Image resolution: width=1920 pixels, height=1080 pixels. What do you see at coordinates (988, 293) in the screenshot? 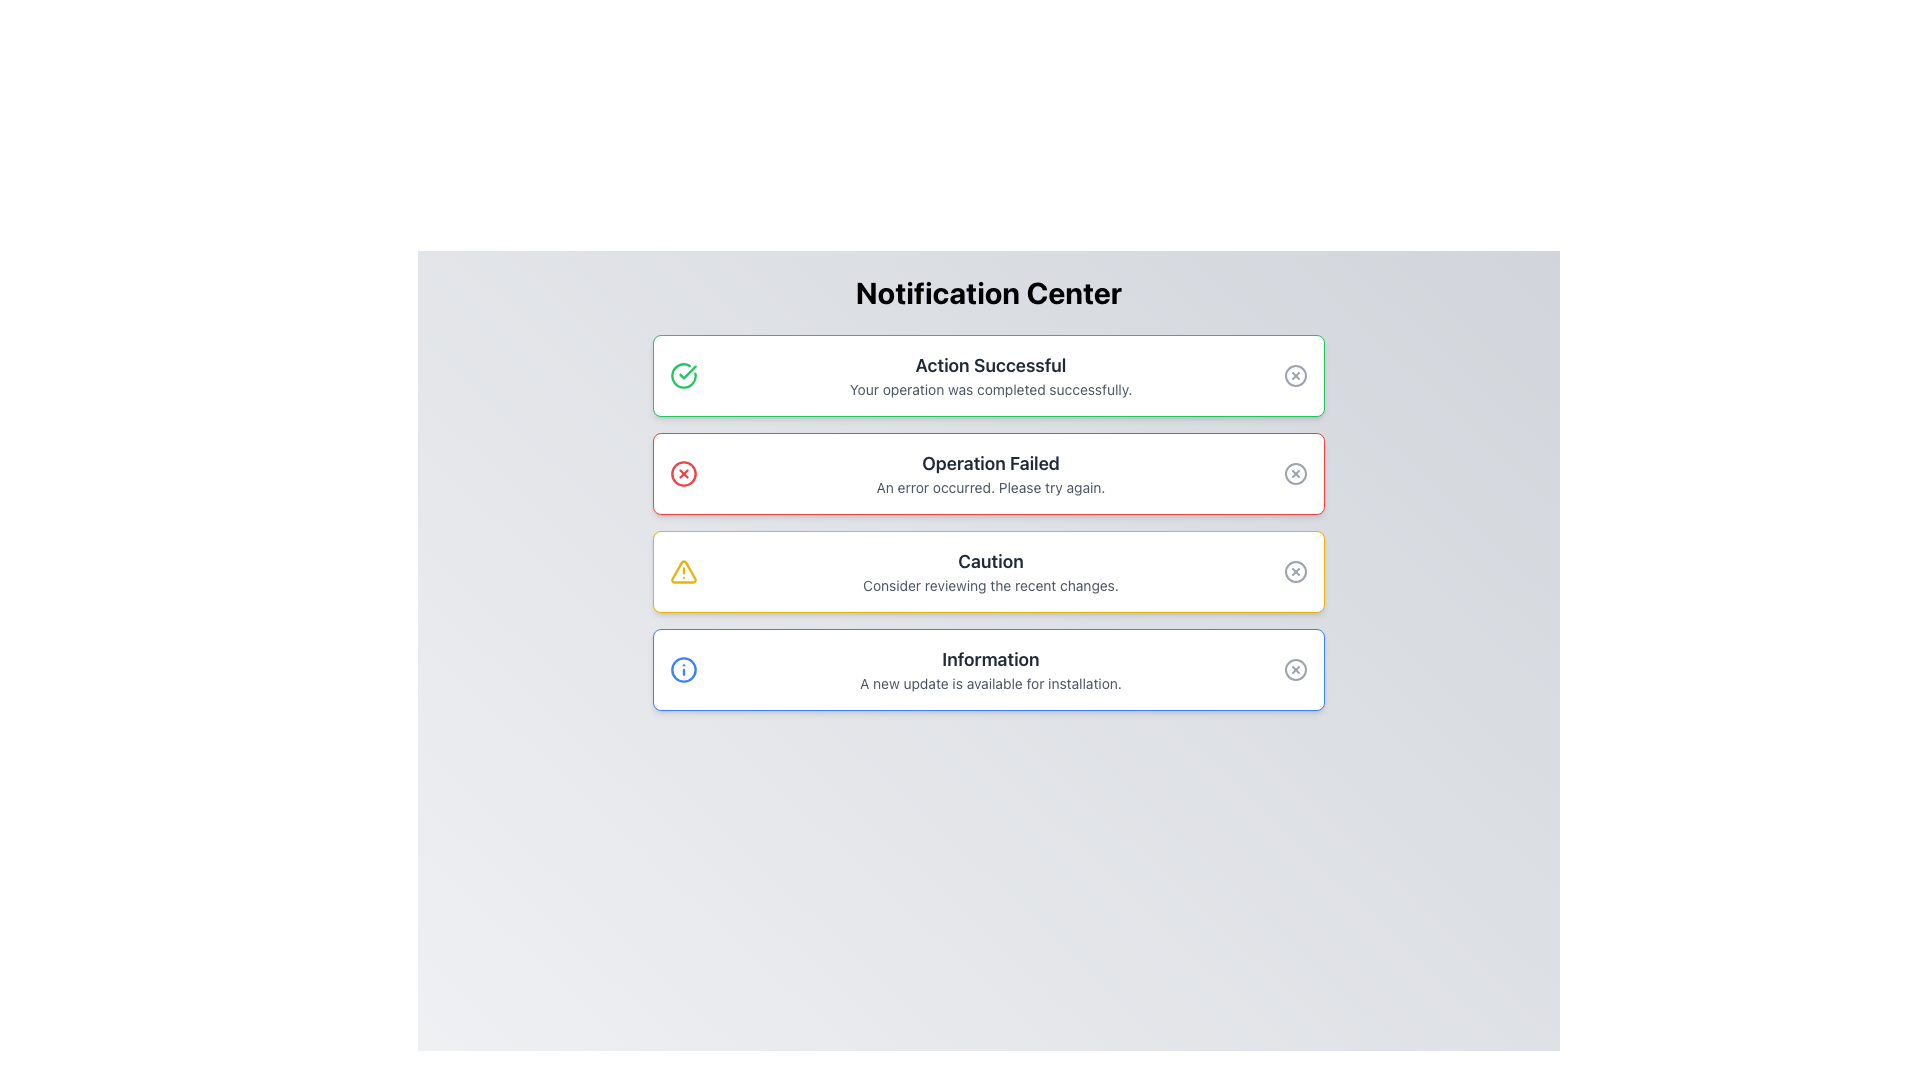
I see `the 'Notification Center' text label, which is bold, large, and centrally aligned at the top of the interface, serving as a header for the notifications` at bounding box center [988, 293].